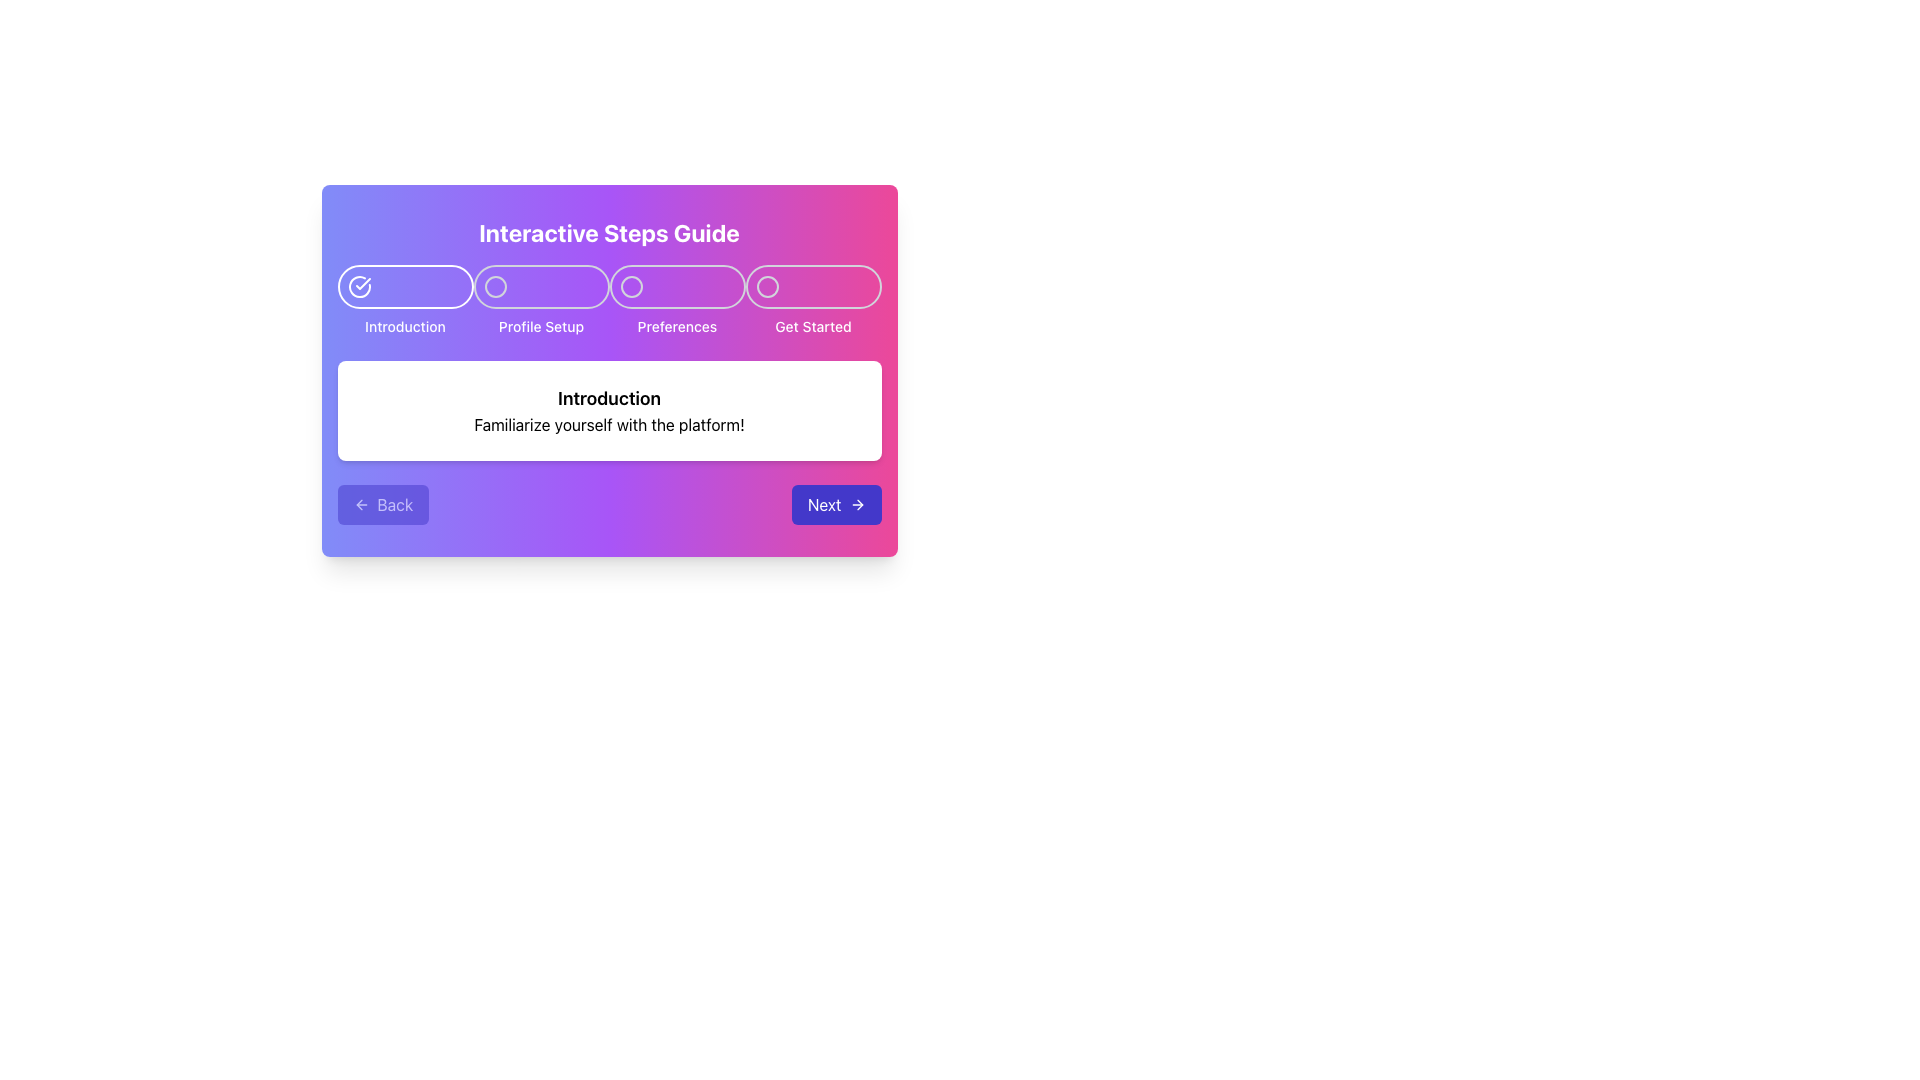  What do you see at coordinates (541, 300) in the screenshot?
I see `the 'Profile Setup' icon button, which is the second step in the navigation bar` at bounding box center [541, 300].